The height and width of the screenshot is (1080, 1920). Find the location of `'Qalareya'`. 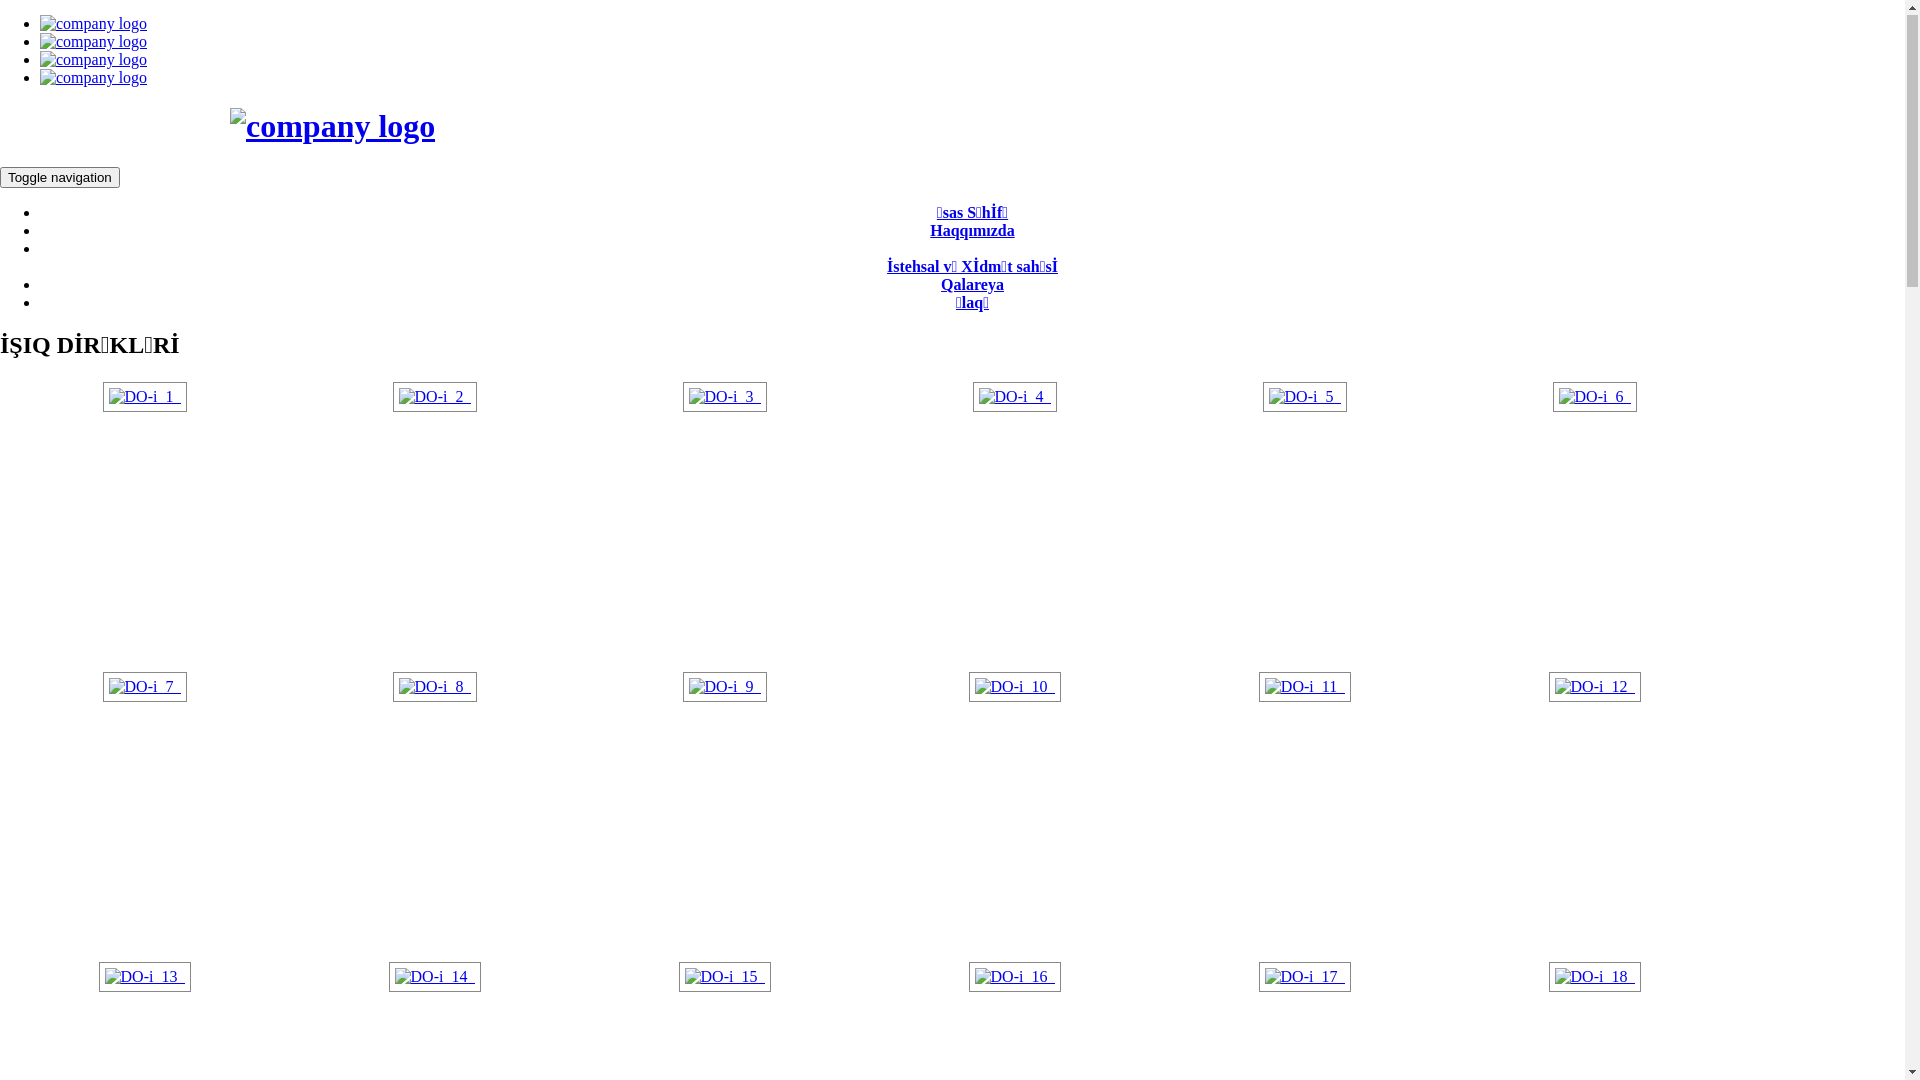

'Qalareya' is located at coordinates (939, 285).